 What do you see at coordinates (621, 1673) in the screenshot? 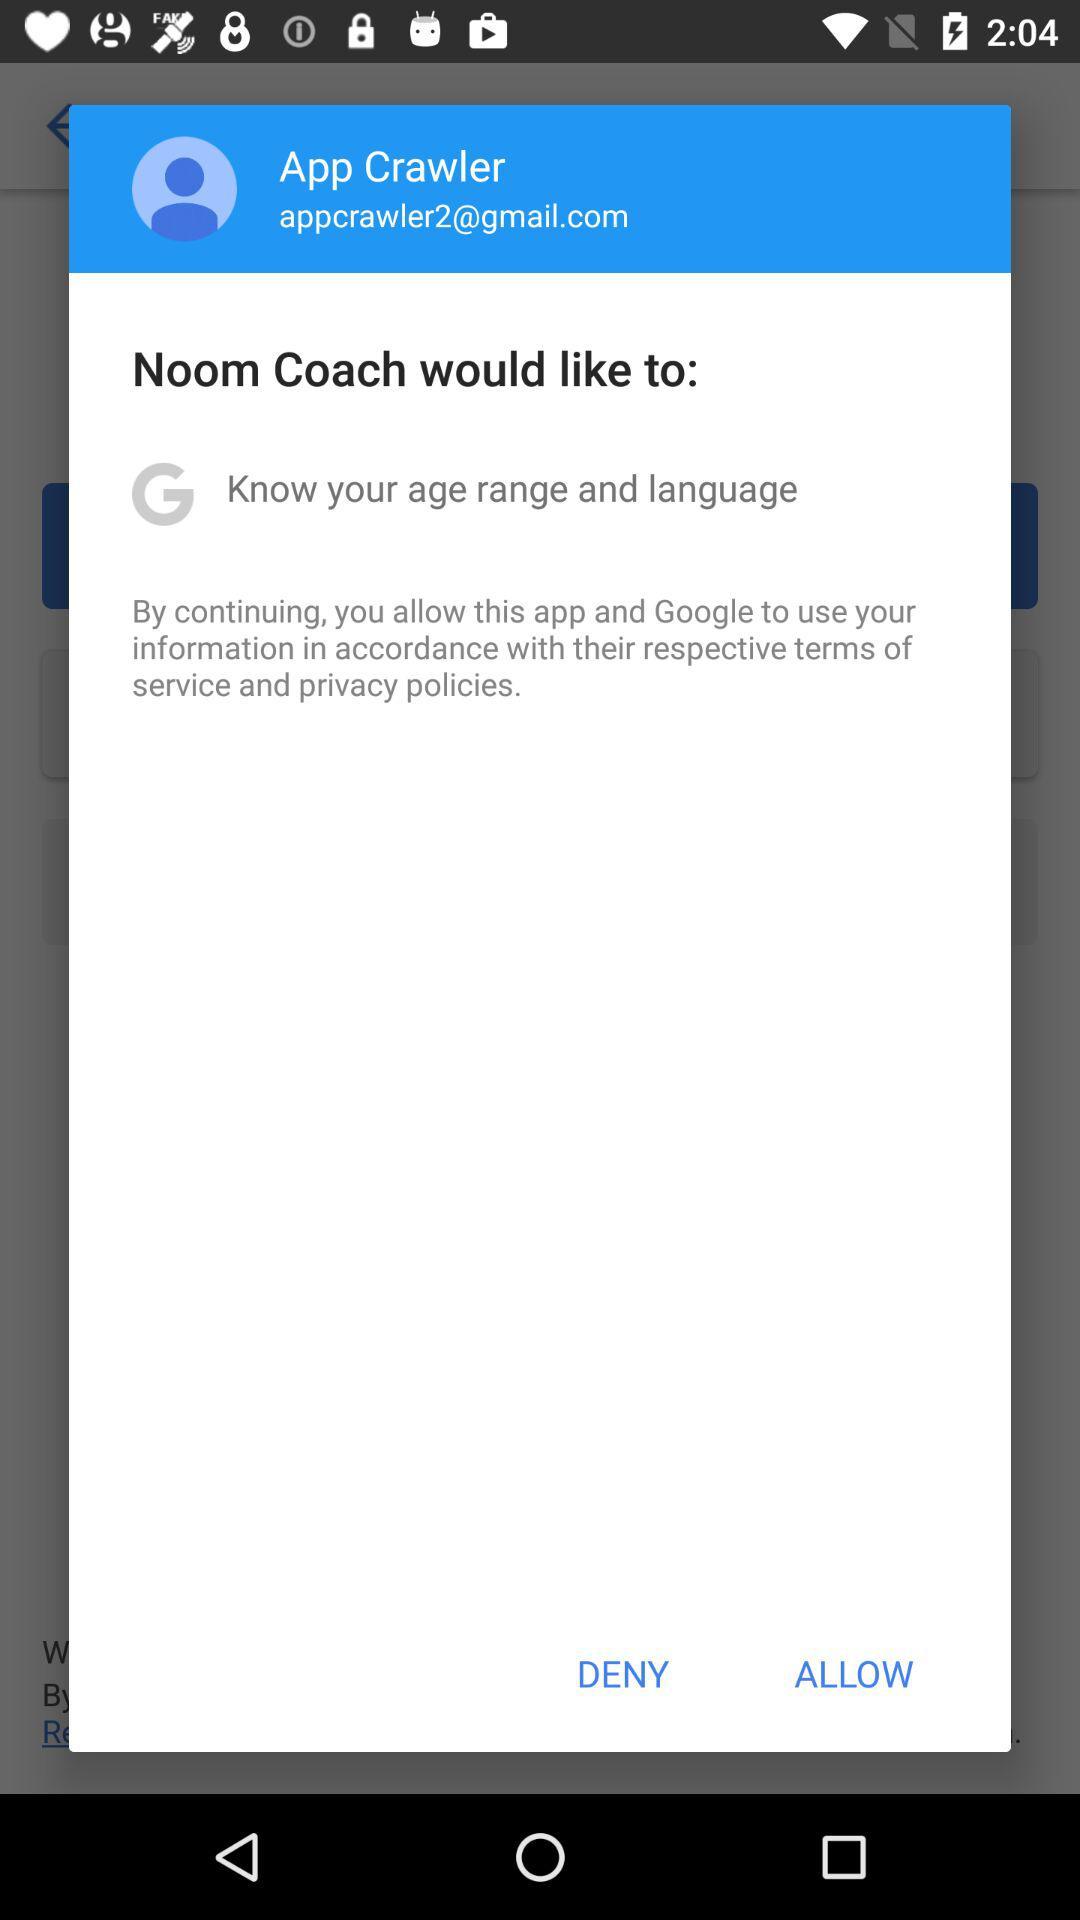
I see `the item at the bottom` at bounding box center [621, 1673].